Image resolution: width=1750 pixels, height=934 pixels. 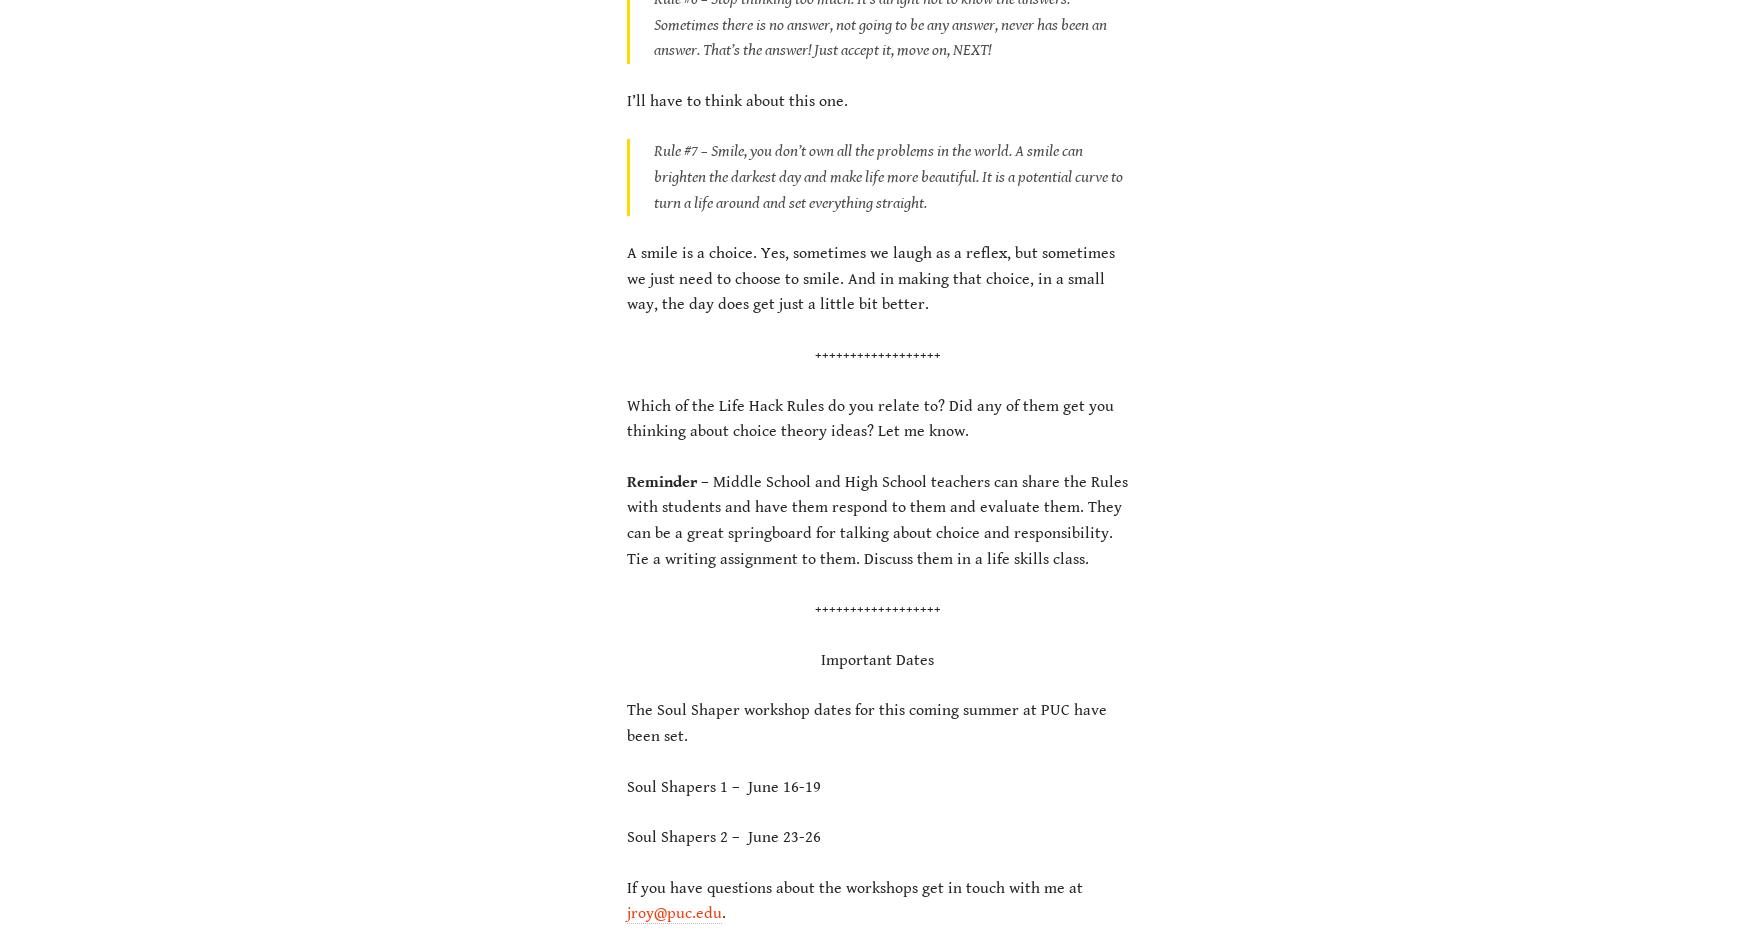 What do you see at coordinates (876, 658) in the screenshot?
I see `'Important Dates'` at bounding box center [876, 658].